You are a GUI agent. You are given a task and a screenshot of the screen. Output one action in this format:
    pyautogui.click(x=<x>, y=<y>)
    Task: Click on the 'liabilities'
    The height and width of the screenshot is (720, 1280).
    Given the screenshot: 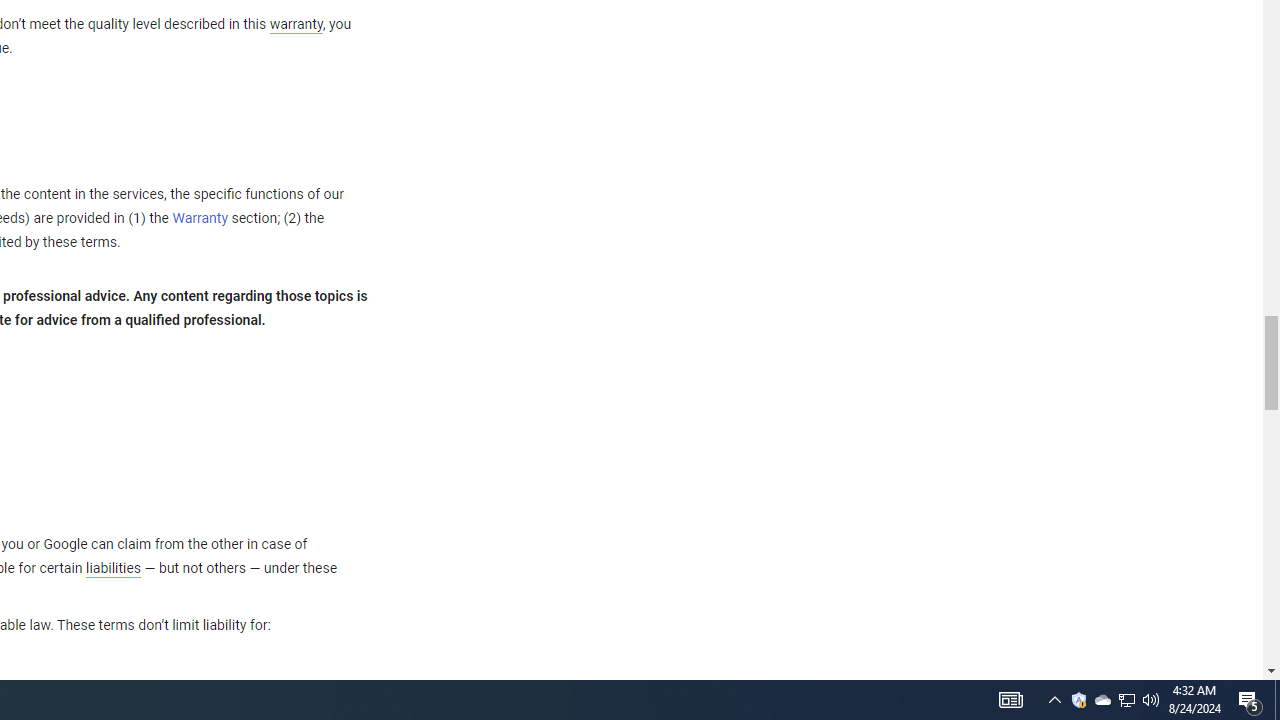 What is the action you would take?
    pyautogui.click(x=112, y=568)
    